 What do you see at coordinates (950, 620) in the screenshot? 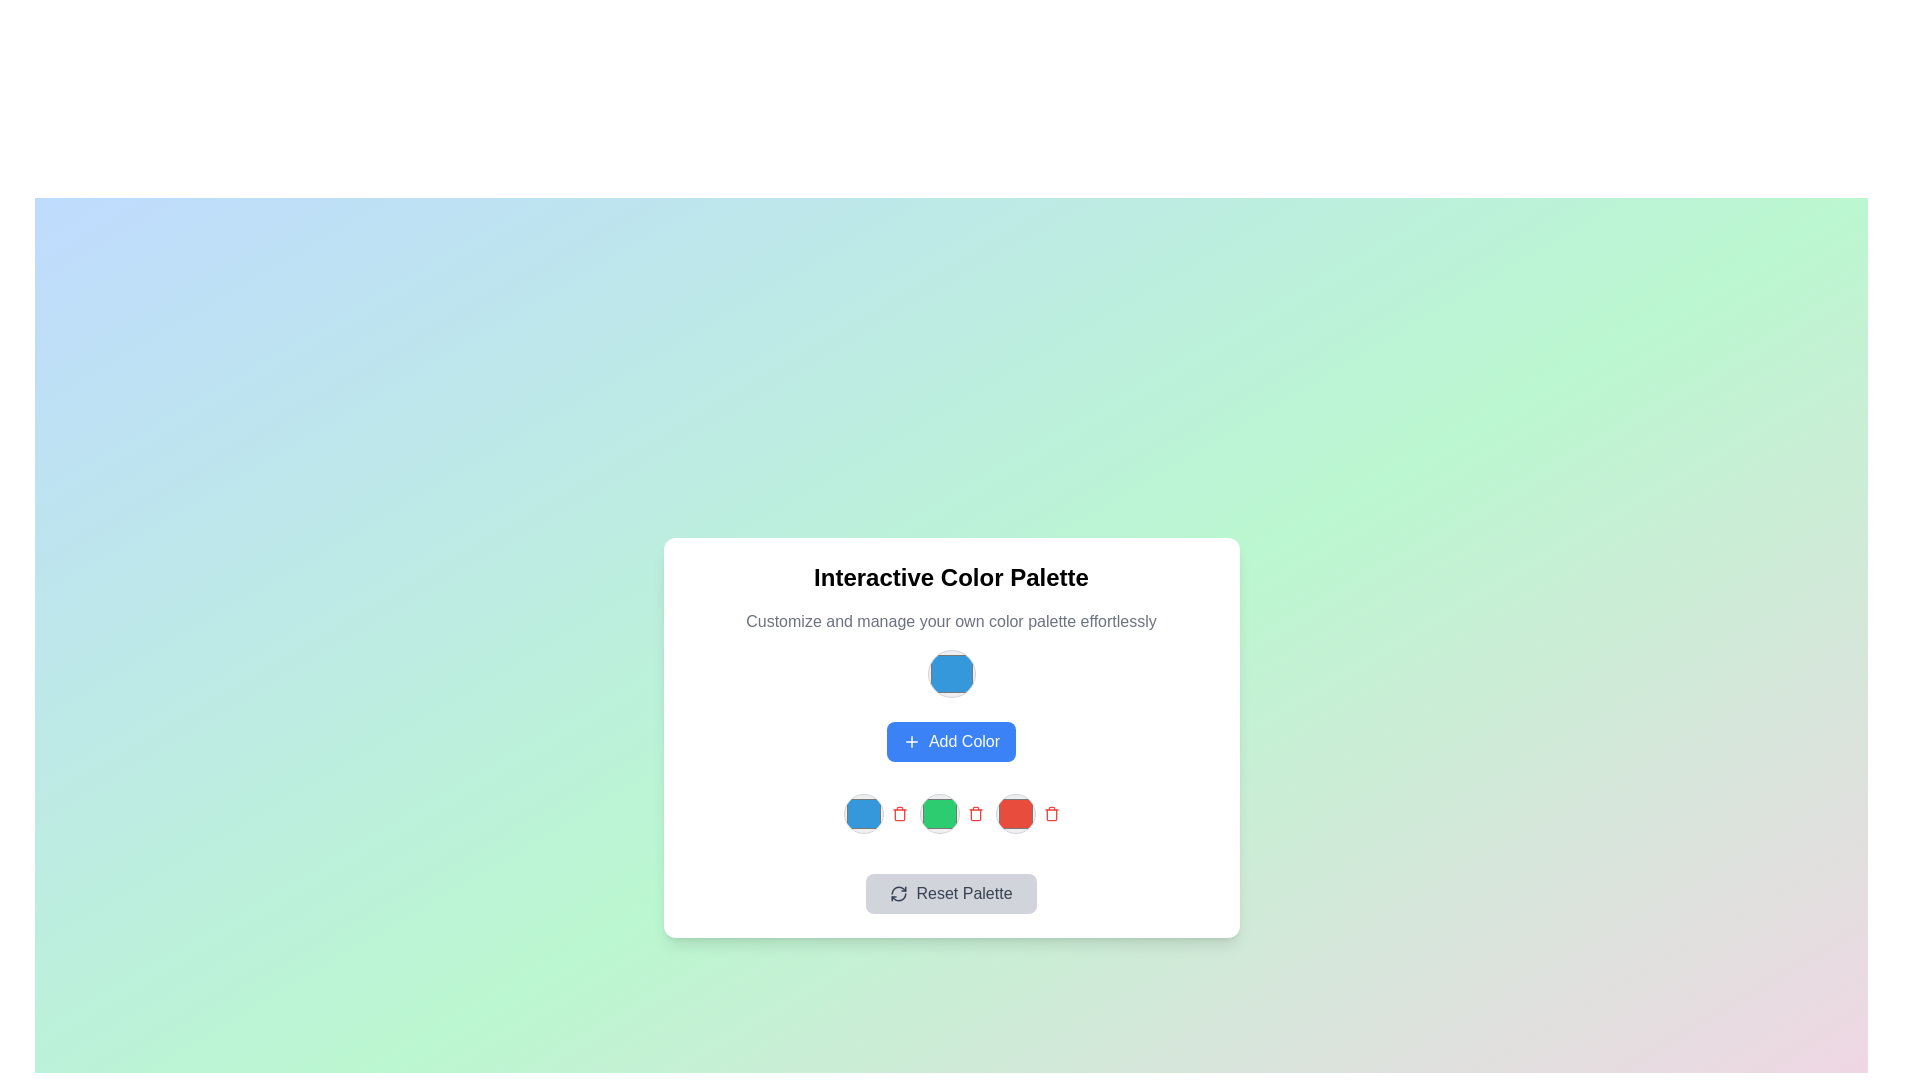
I see `the text label that reads 'Customize and manage your own color palette effortlessly.' which is centrally positioned within a white rounded rectangular card, located below the title 'Interactive Color Palette'` at bounding box center [950, 620].